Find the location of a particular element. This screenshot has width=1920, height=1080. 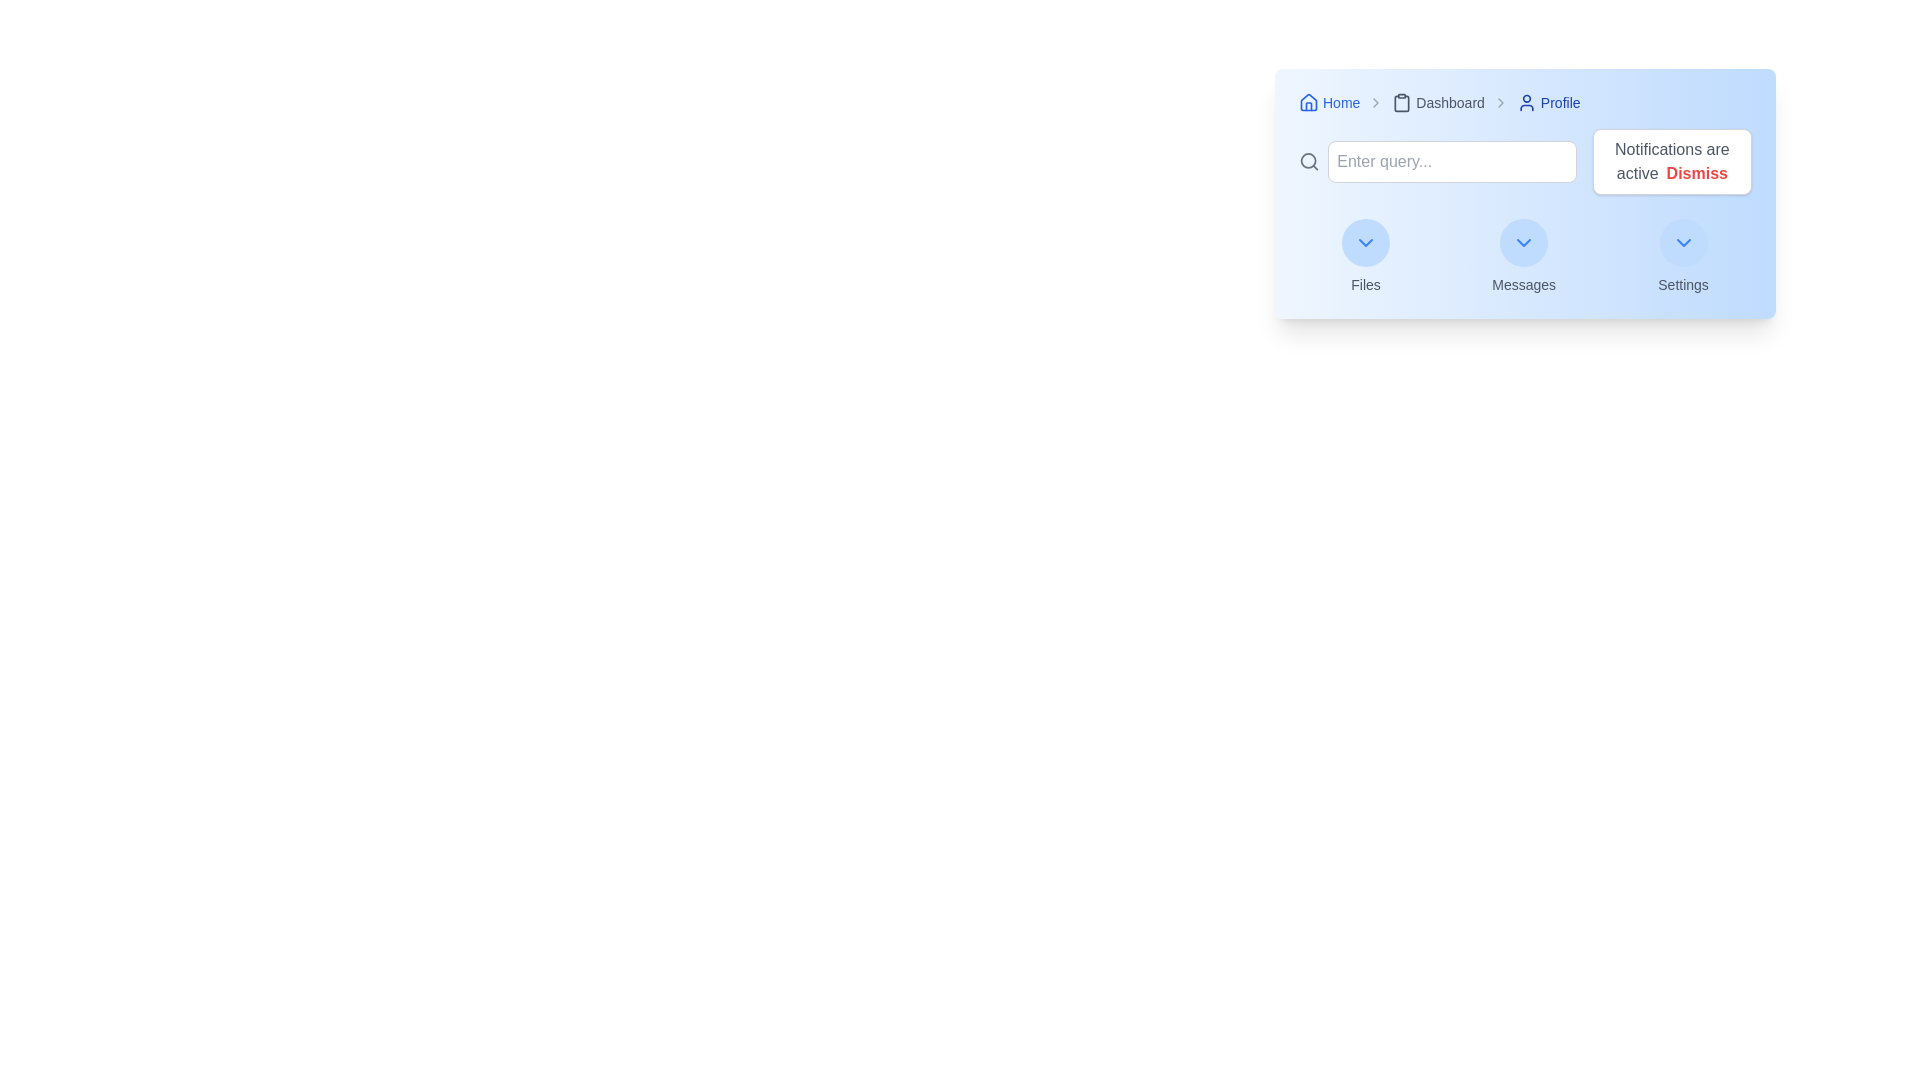

the hyperlink component that navigates to the 'Dashboard' section, located in the breadcrumb navigation bar between 'Home' and 'Profile' is located at coordinates (1437, 103).